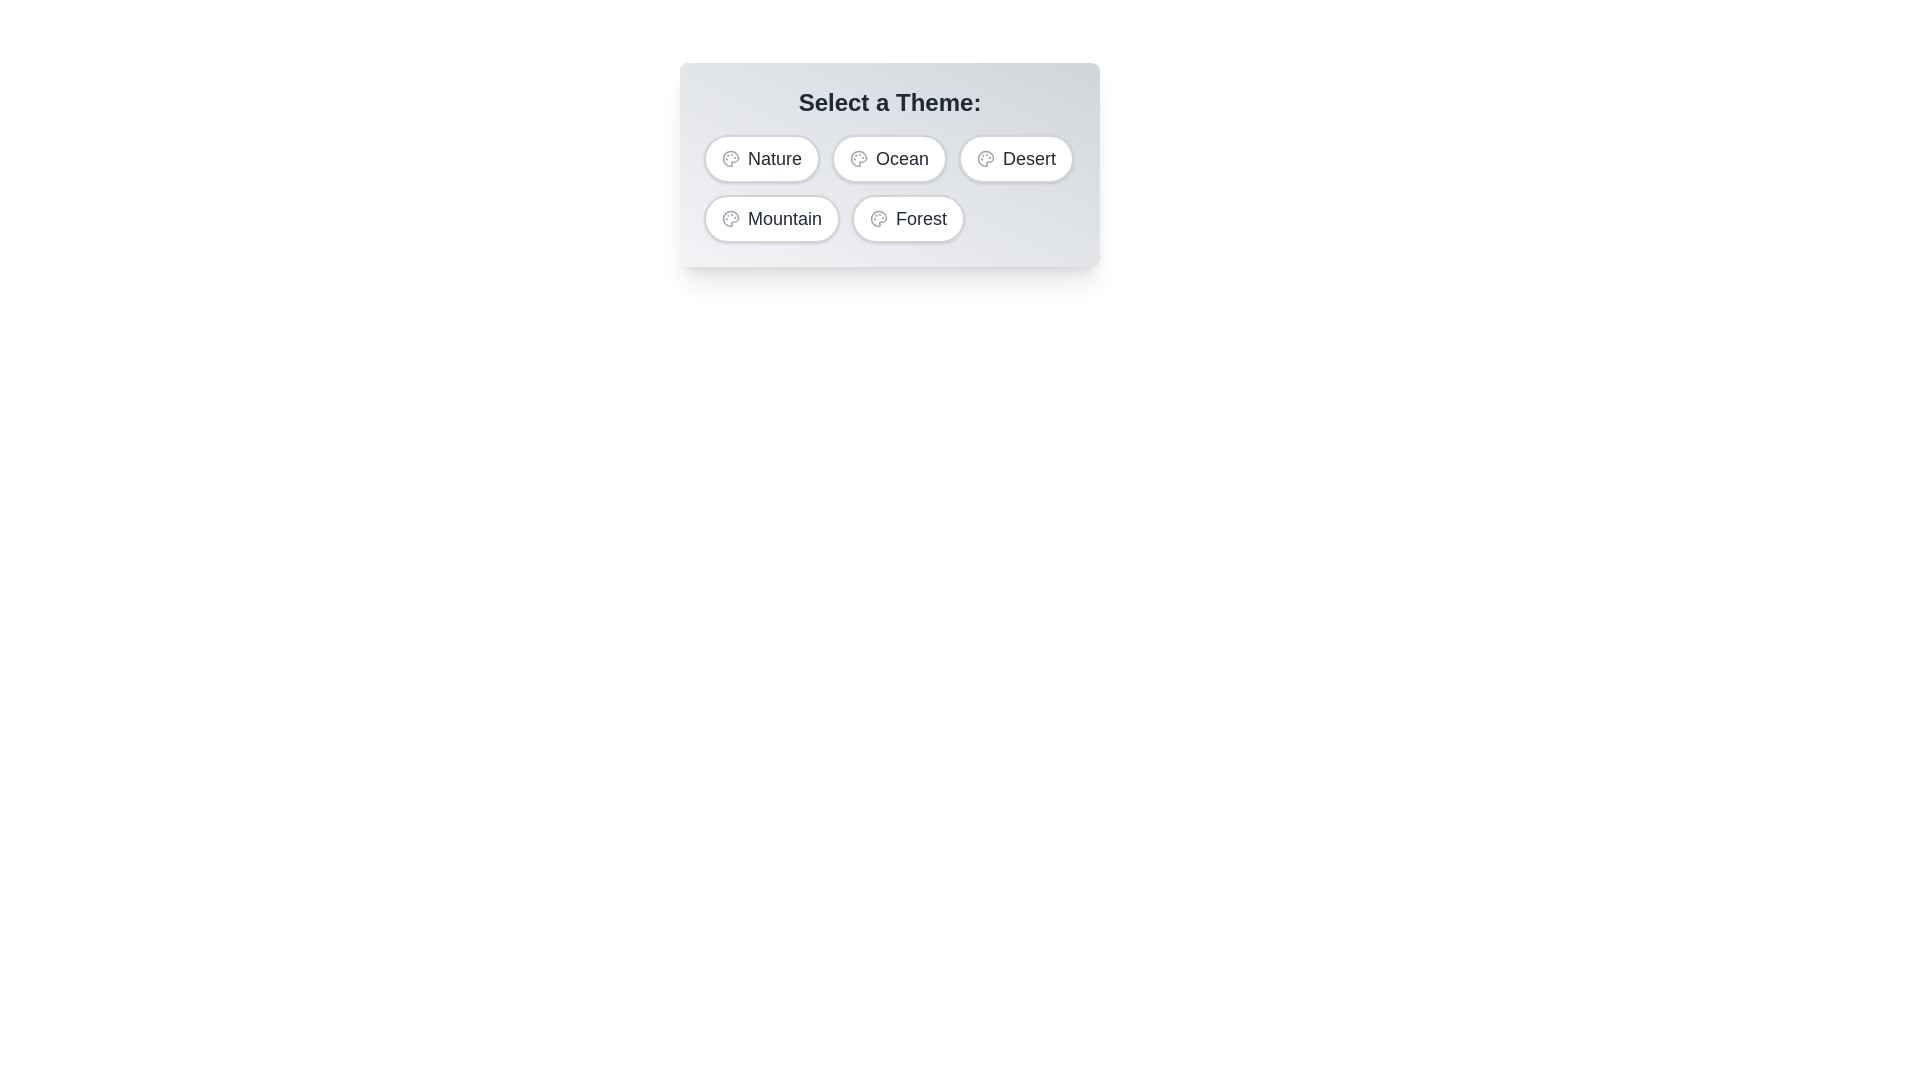 Image resolution: width=1920 pixels, height=1080 pixels. What do you see at coordinates (761, 157) in the screenshot?
I see `the Nature button to select it` at bounding box center [761, 157].